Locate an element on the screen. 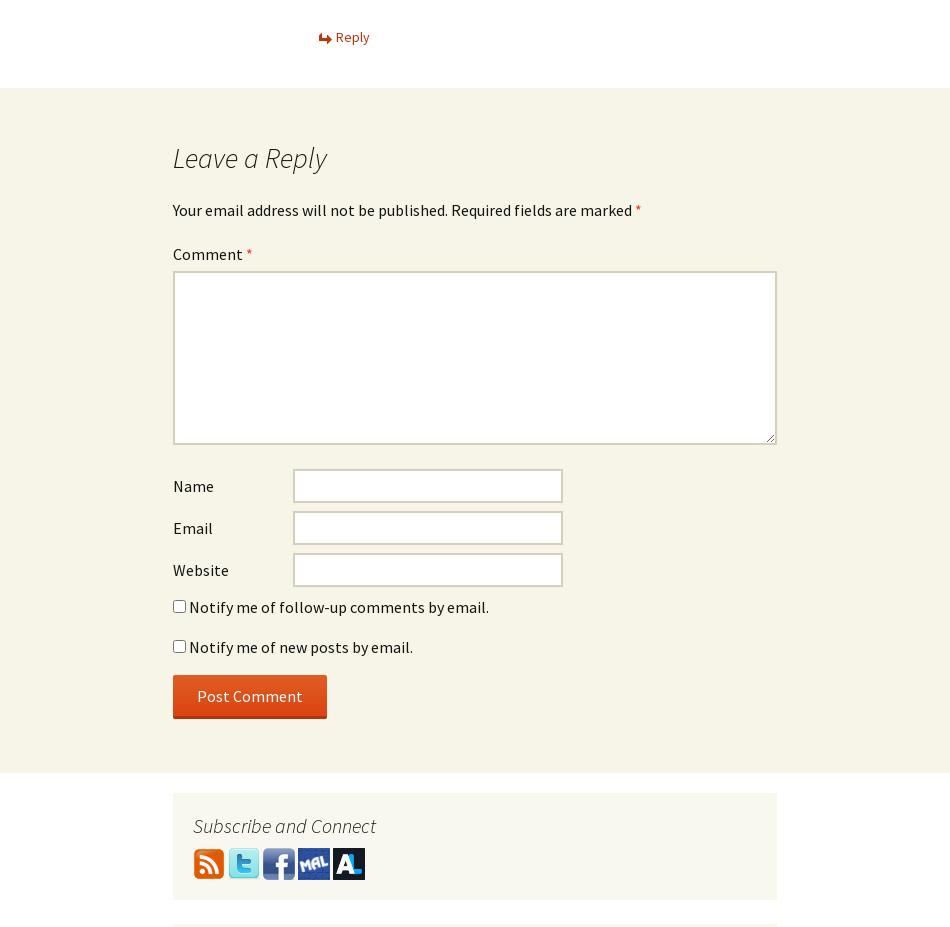 The width and height of the screenshot is (950, 927). 'Reply' is located at coordinates (352, 35).